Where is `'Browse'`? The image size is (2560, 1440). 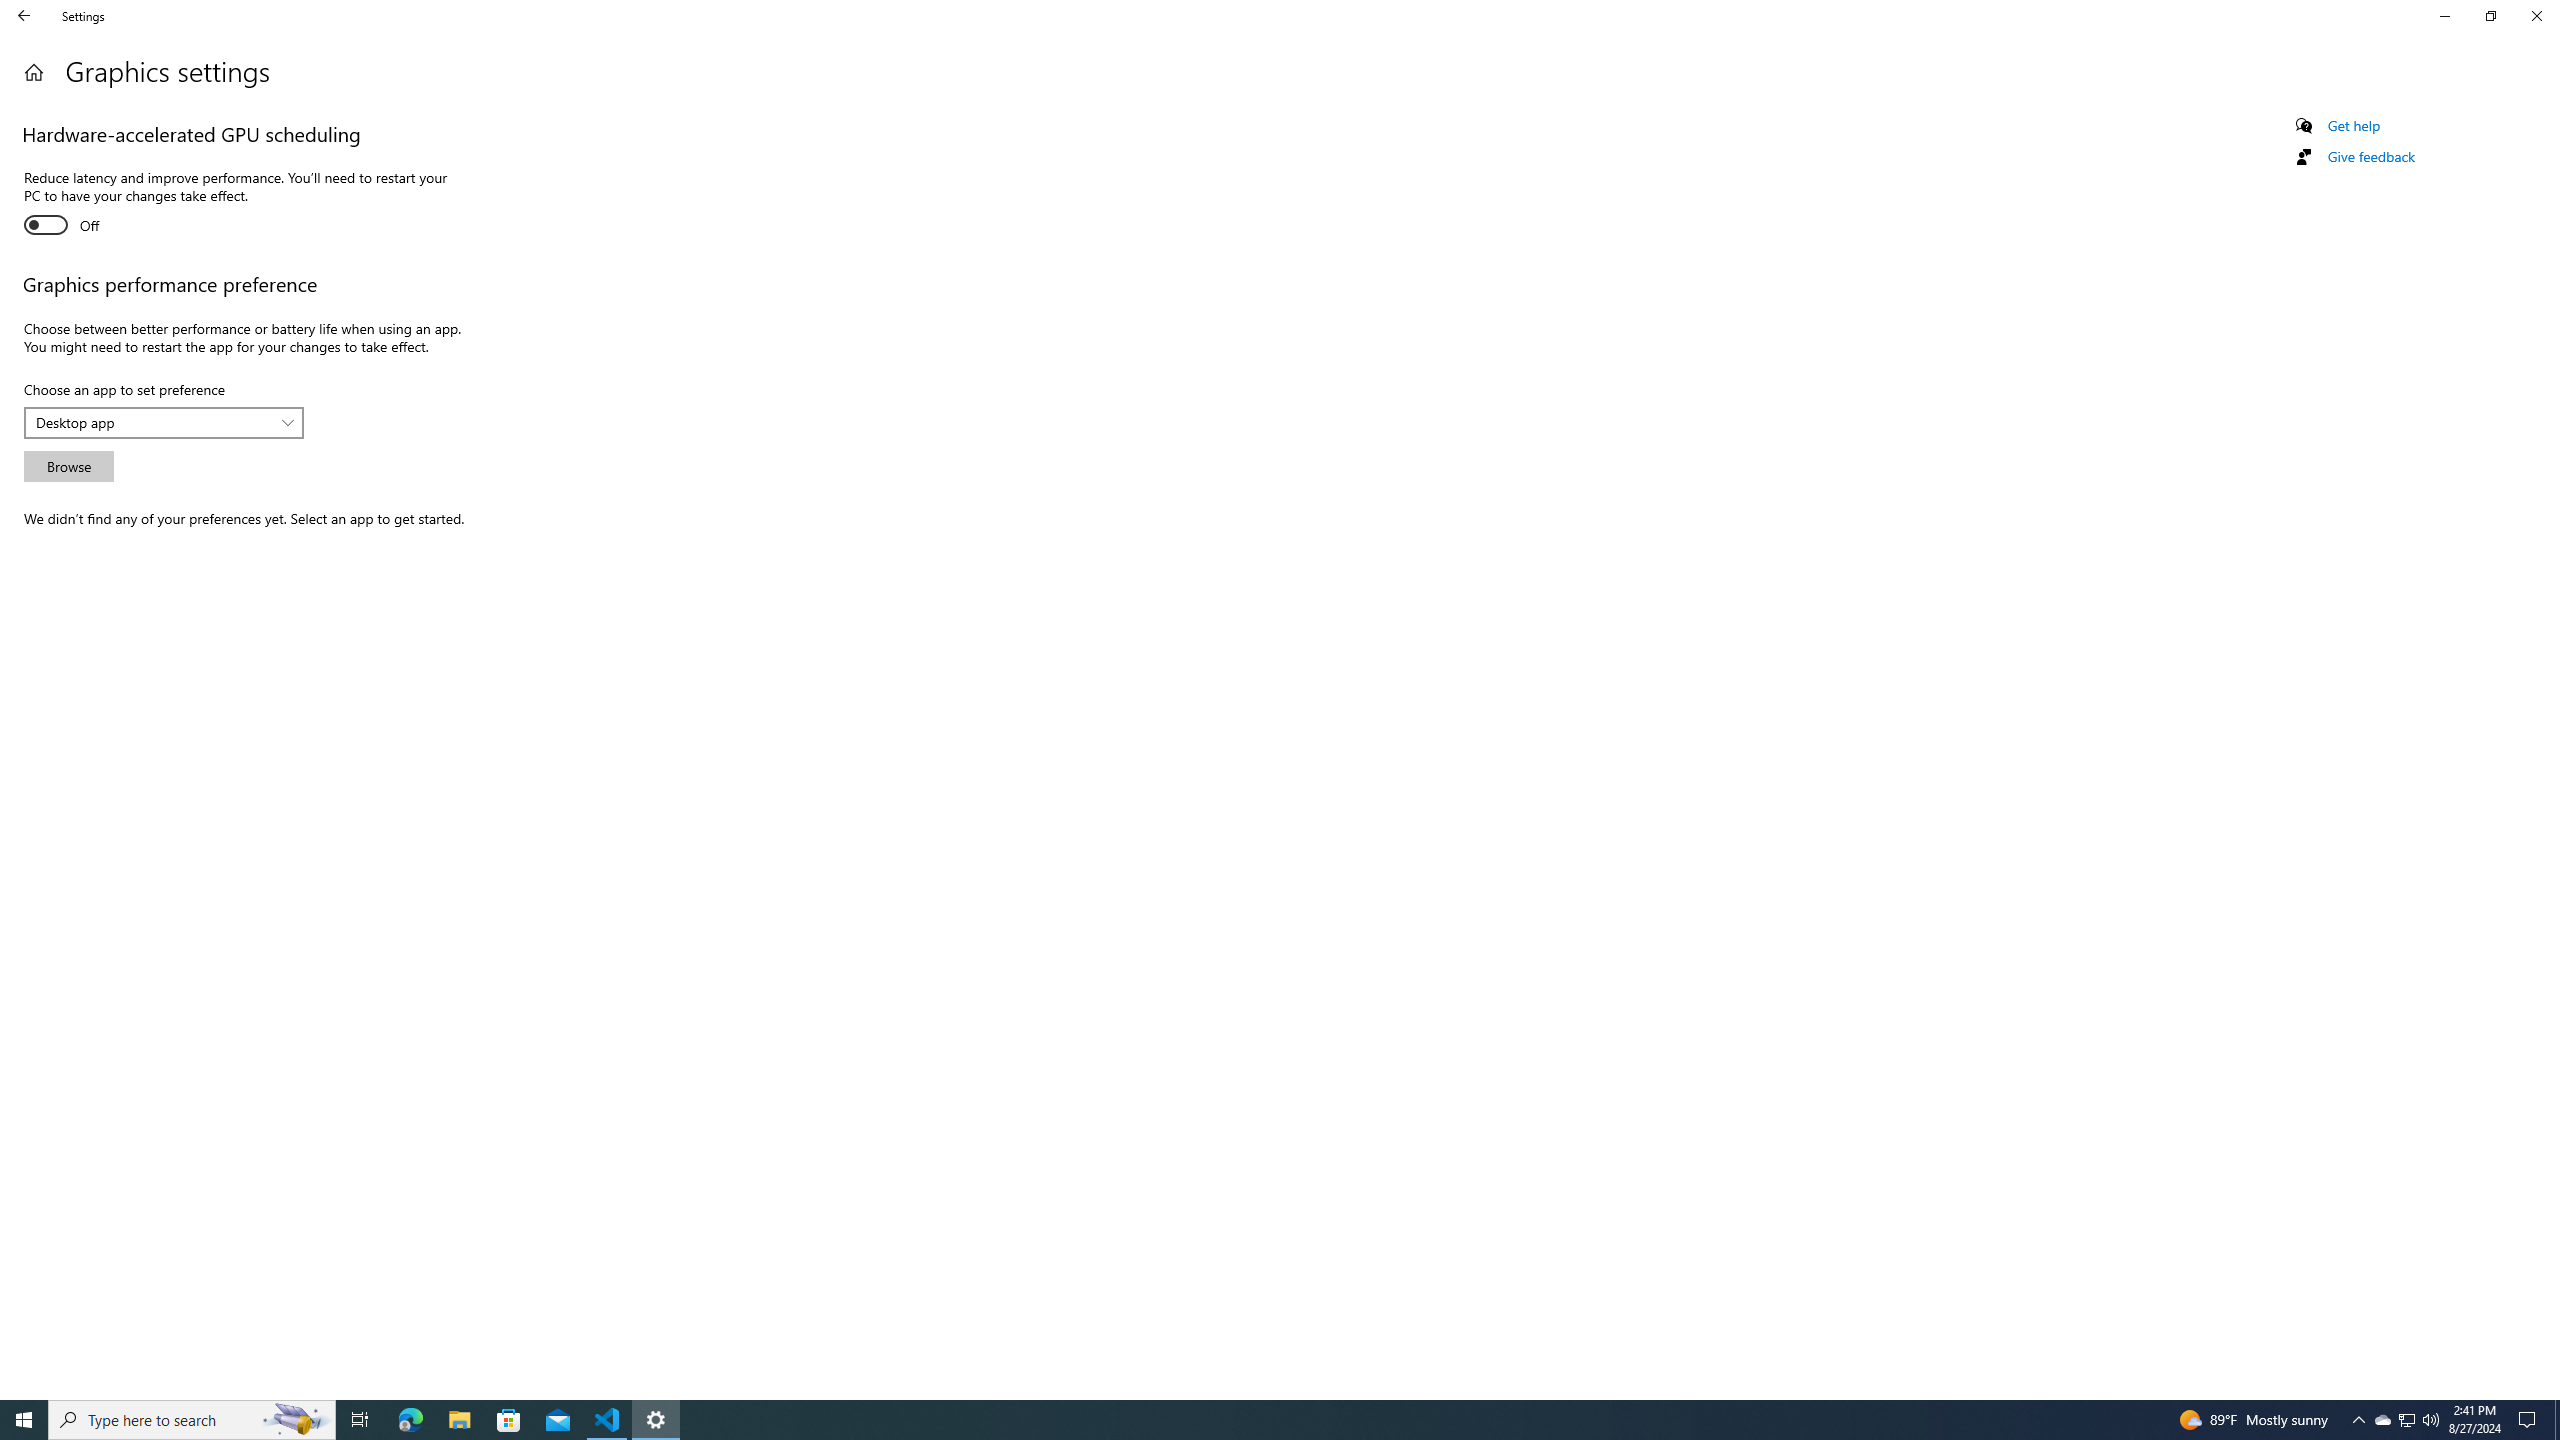 'Browse' is located at coordinates (69, 466).